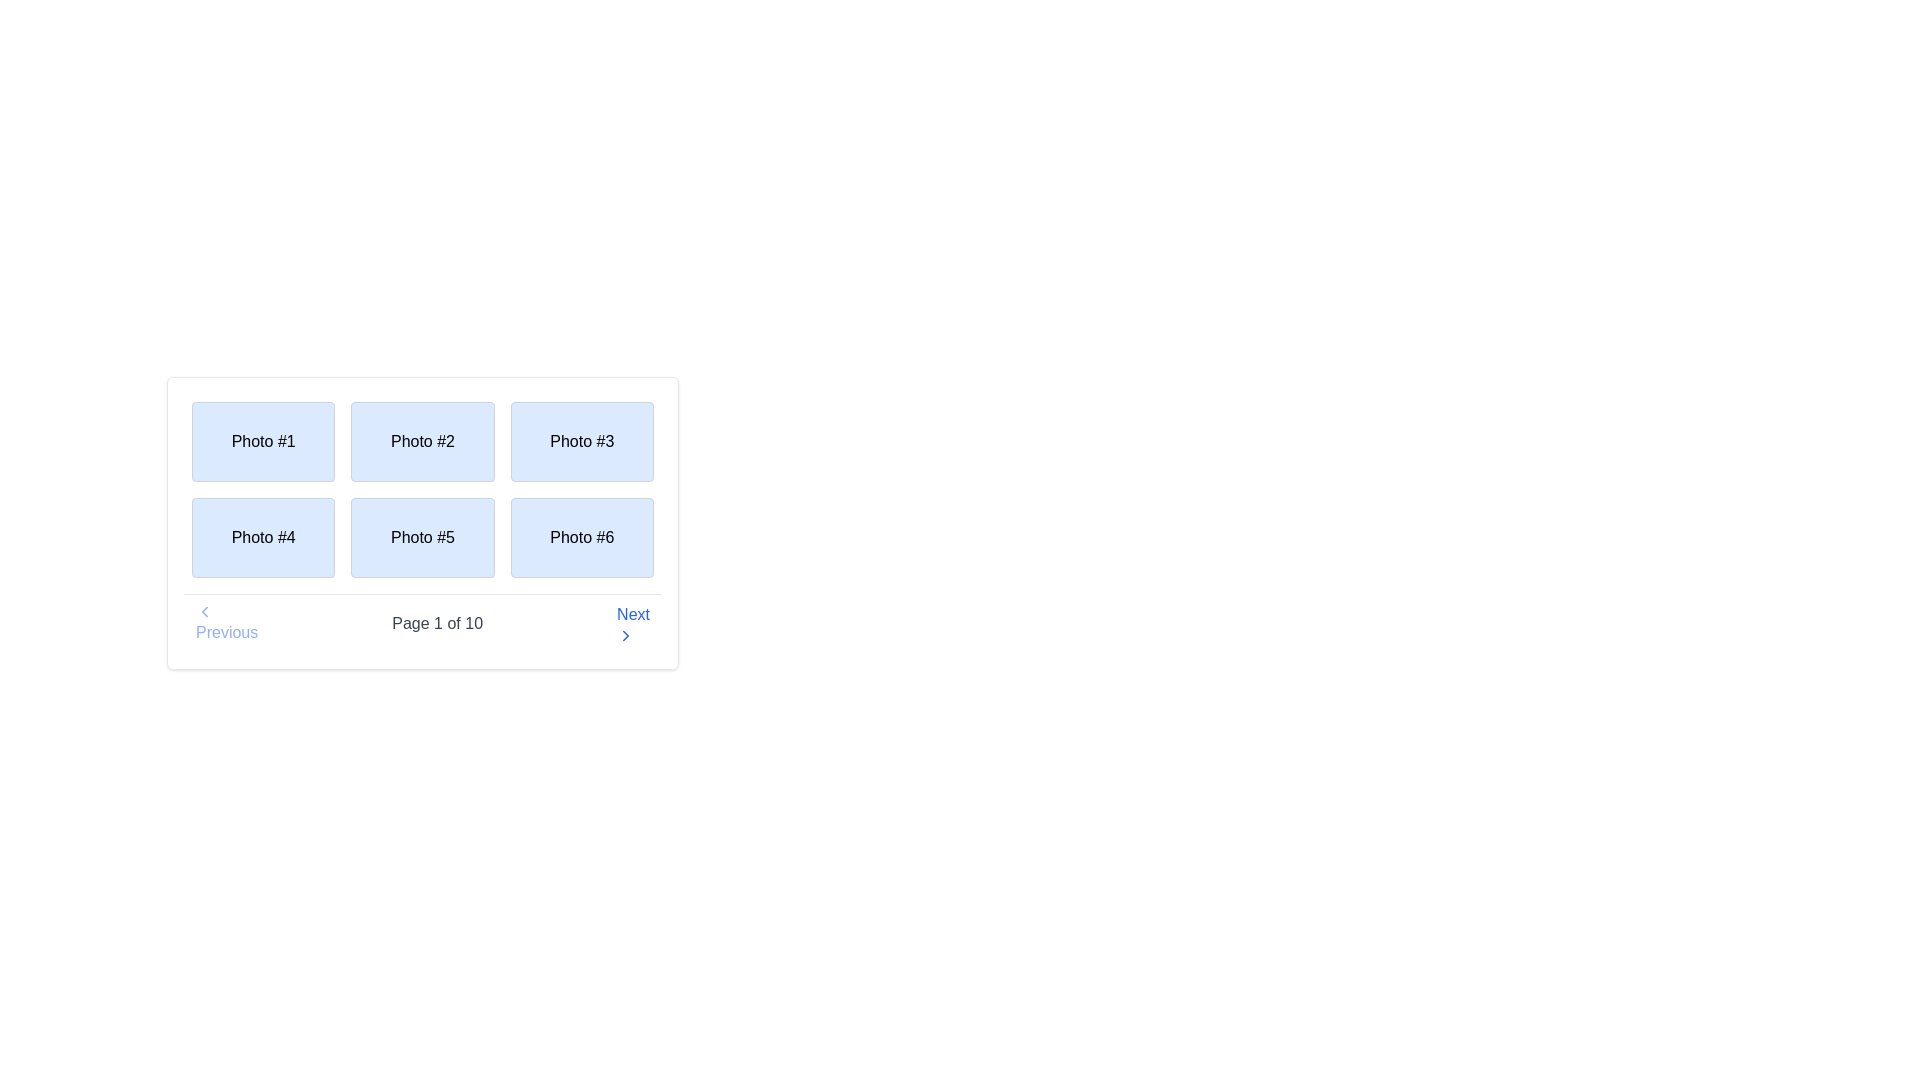 This screenshot has height=1080, width=1920. I want to click on the light blue button labeled 'Photo #2', so click(421, 441).